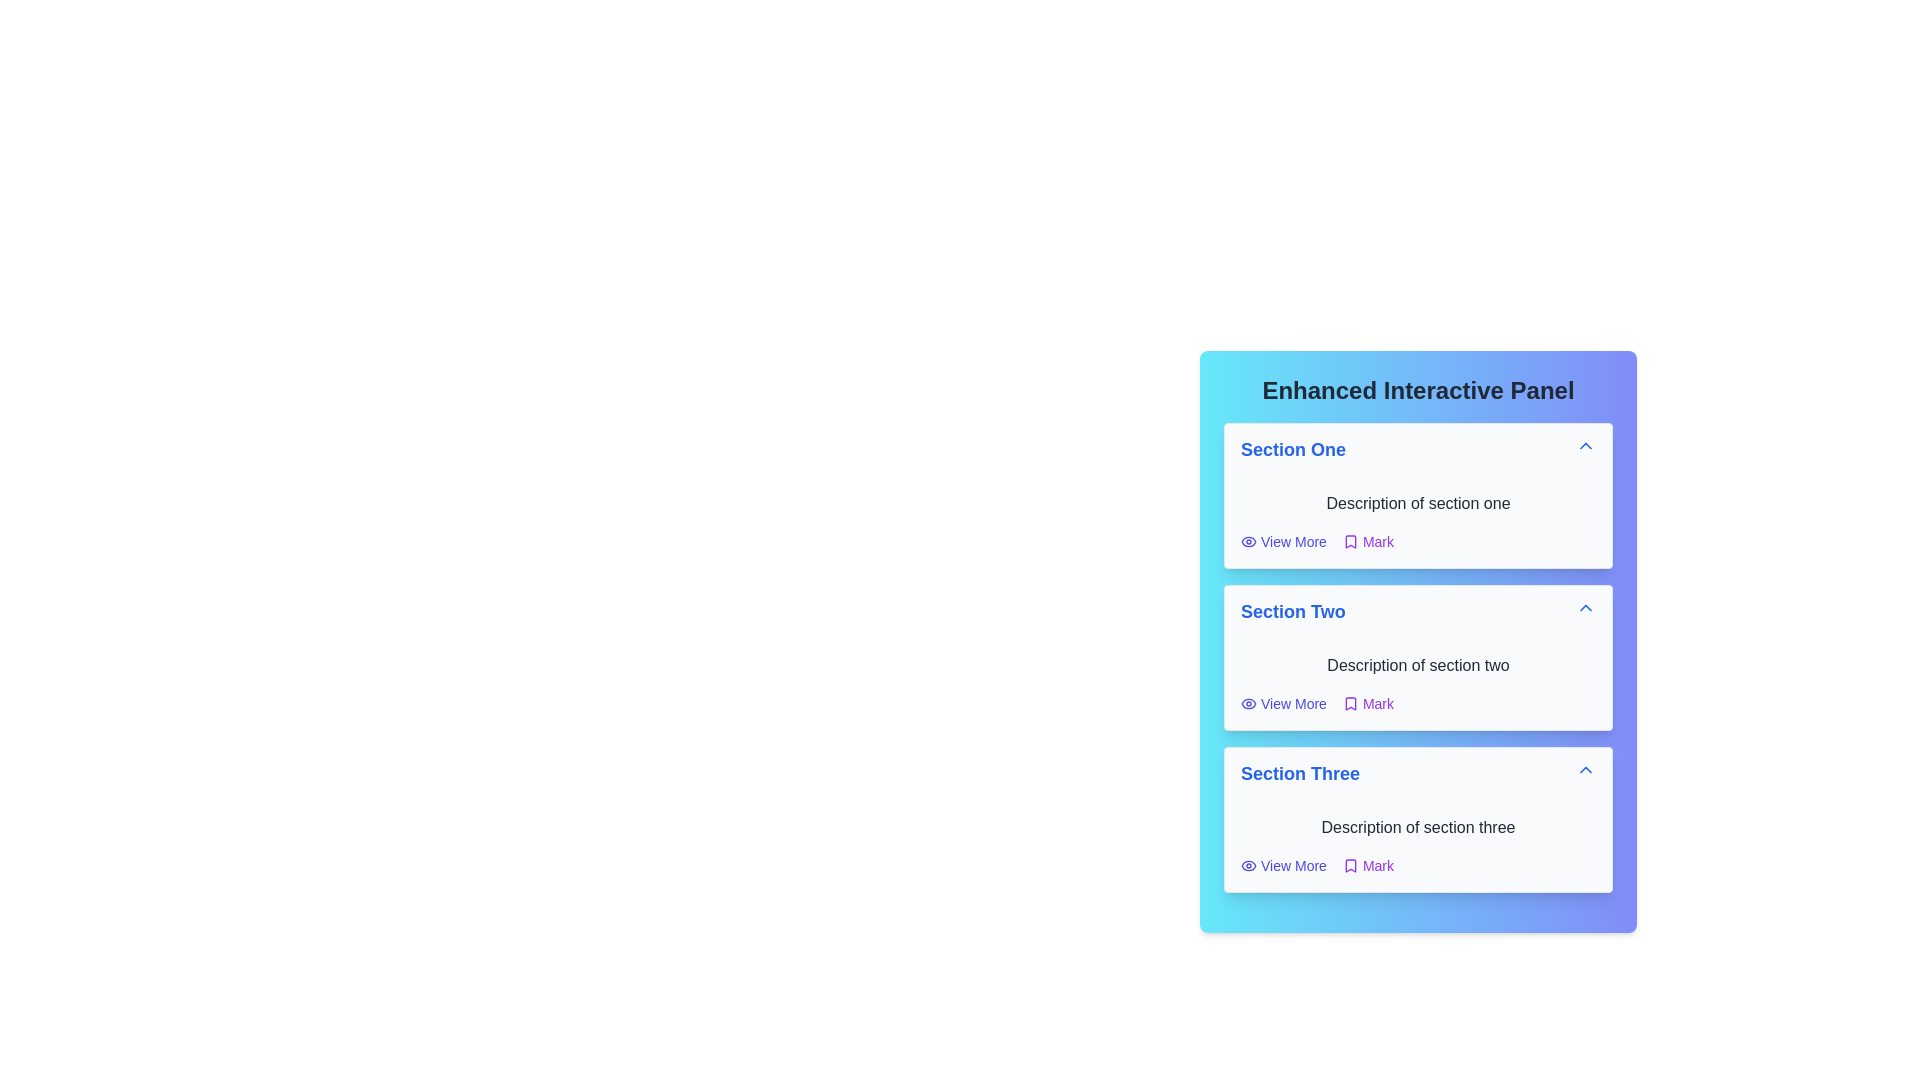 This screenshot has height=1080, width=1920. Describe the element at coordinates (1300, 773) in the screenshot. I see `the title of the third section in the panel, which is located below 'Section One' and 'Section Two'` at that location.